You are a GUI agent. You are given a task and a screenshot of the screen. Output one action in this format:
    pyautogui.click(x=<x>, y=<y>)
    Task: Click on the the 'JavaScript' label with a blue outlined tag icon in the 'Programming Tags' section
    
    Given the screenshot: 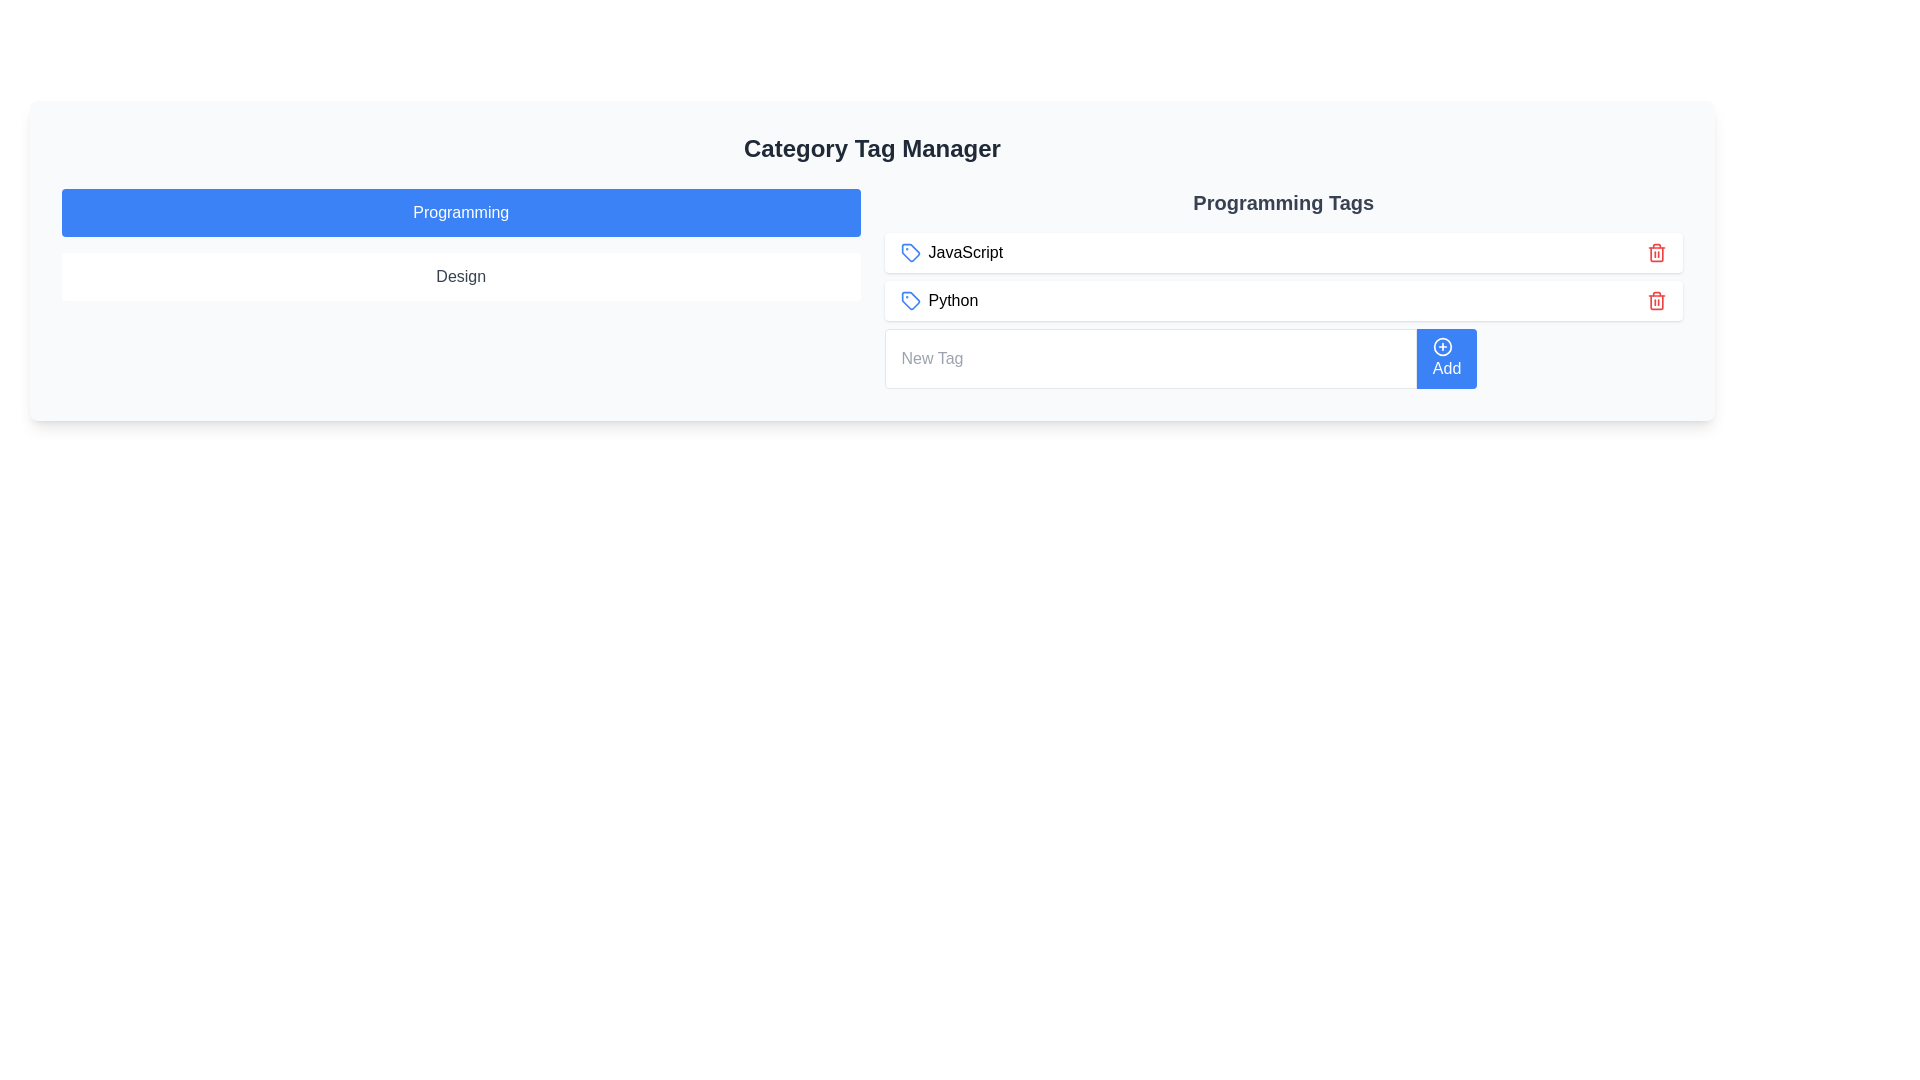 What is the action you would take?
    pyautogui.click(x=950, y=252)
    